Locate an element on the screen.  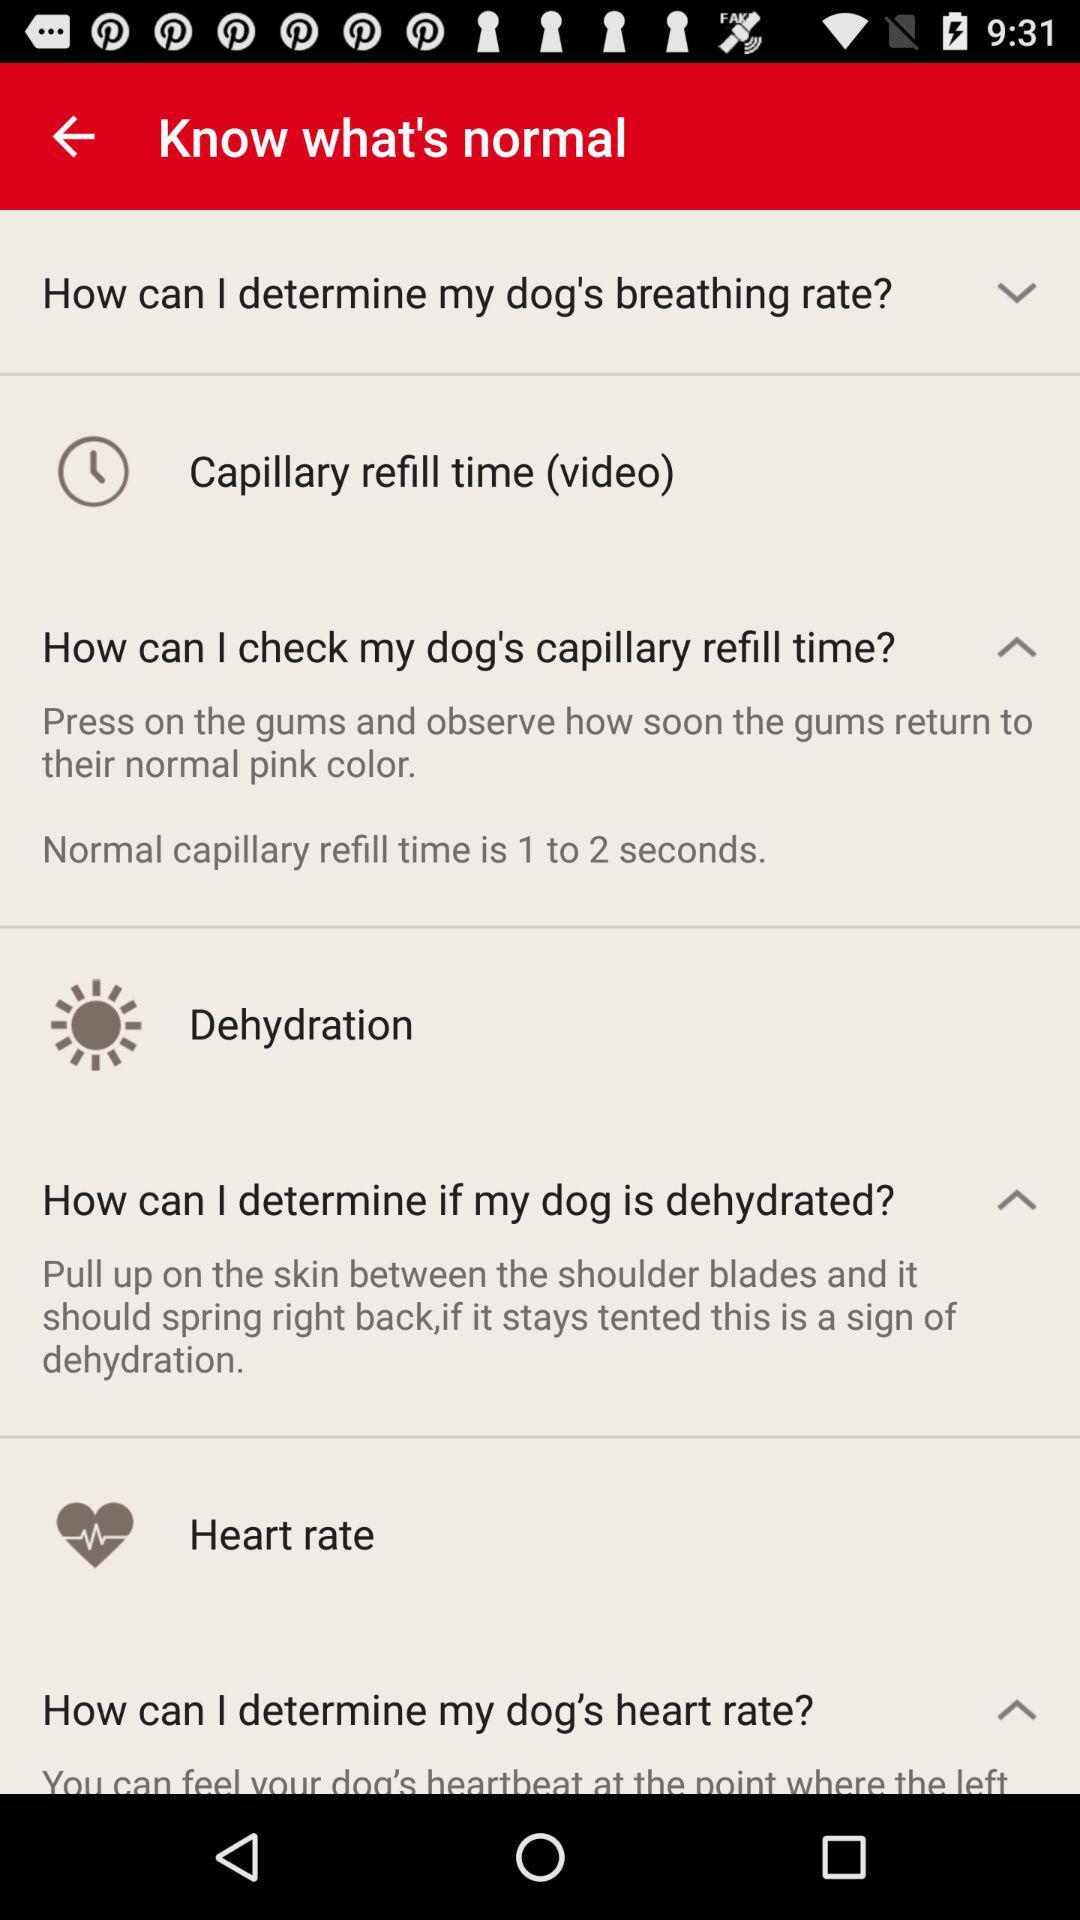
the icon beside dehydration is located at coordinates (94, 1023).